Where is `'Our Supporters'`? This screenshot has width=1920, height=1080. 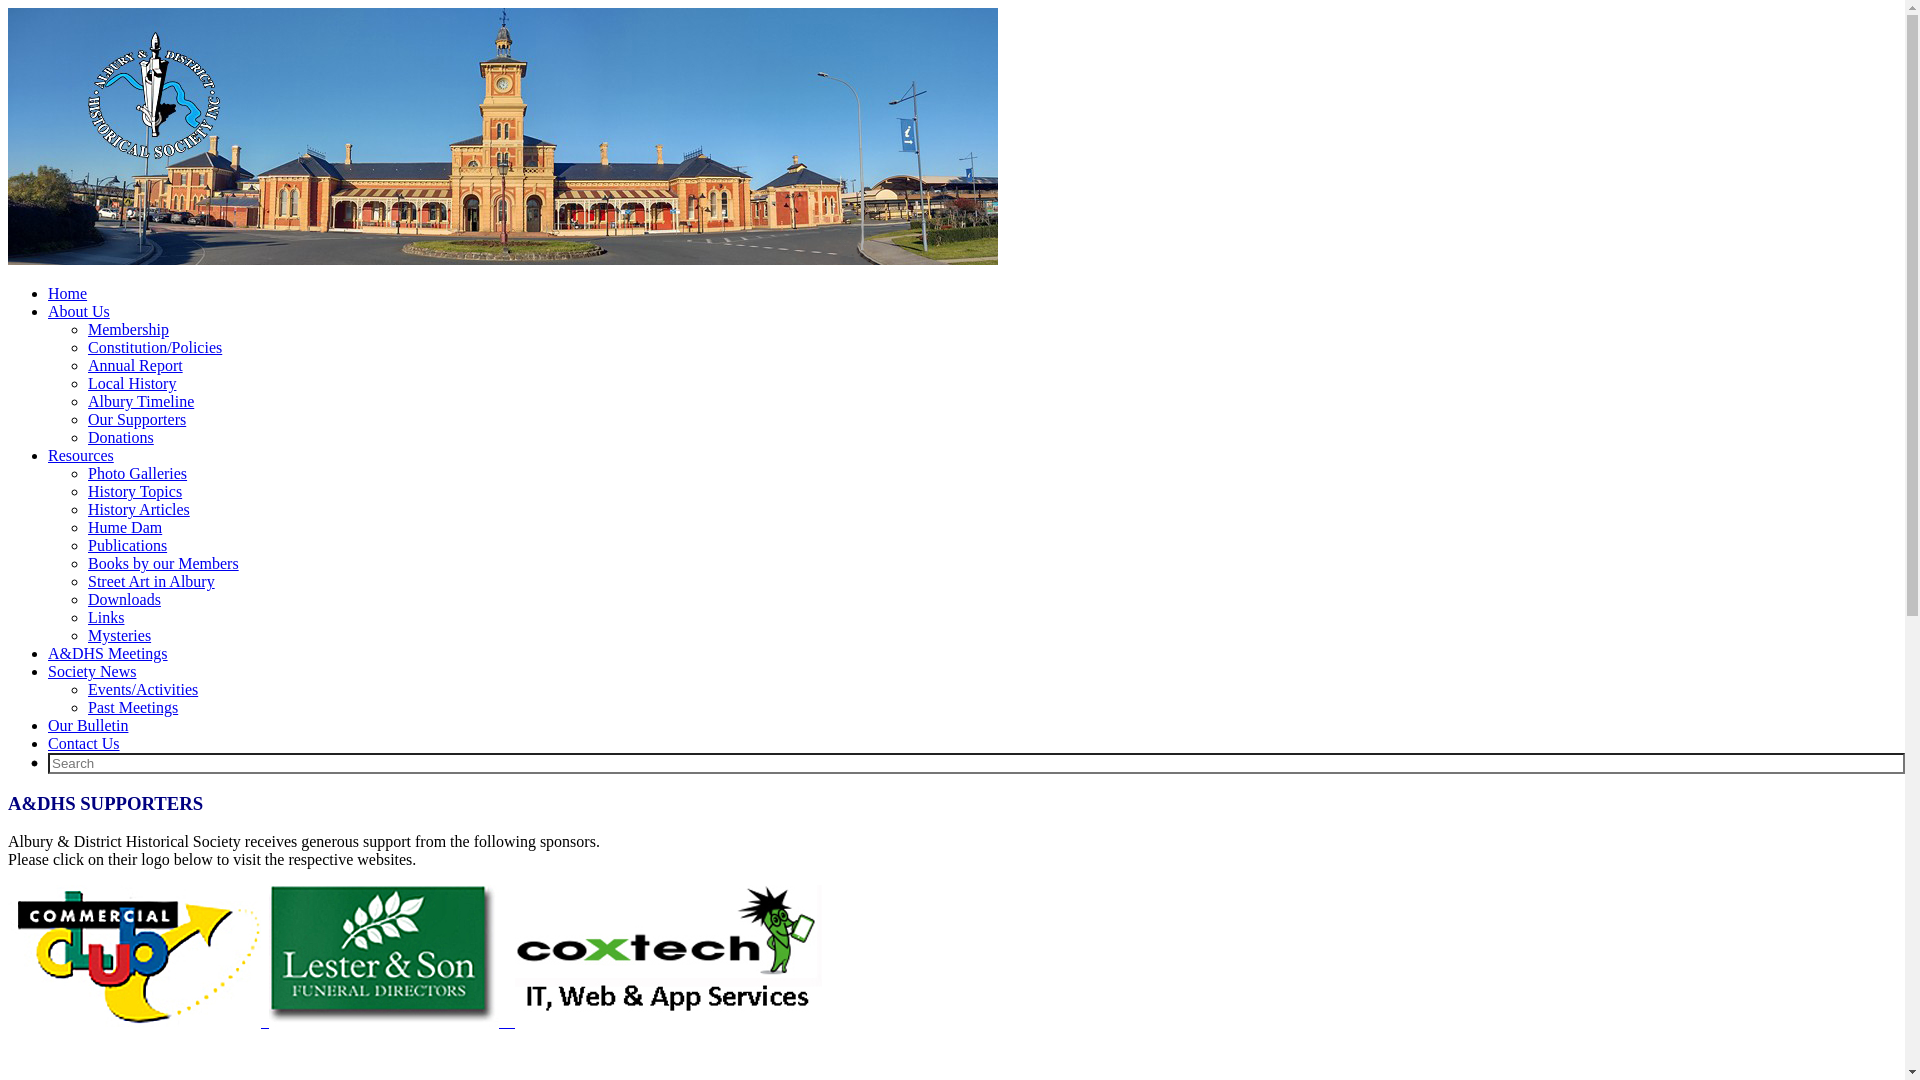
'Our Supporters' is located at coordinates (136, 418).